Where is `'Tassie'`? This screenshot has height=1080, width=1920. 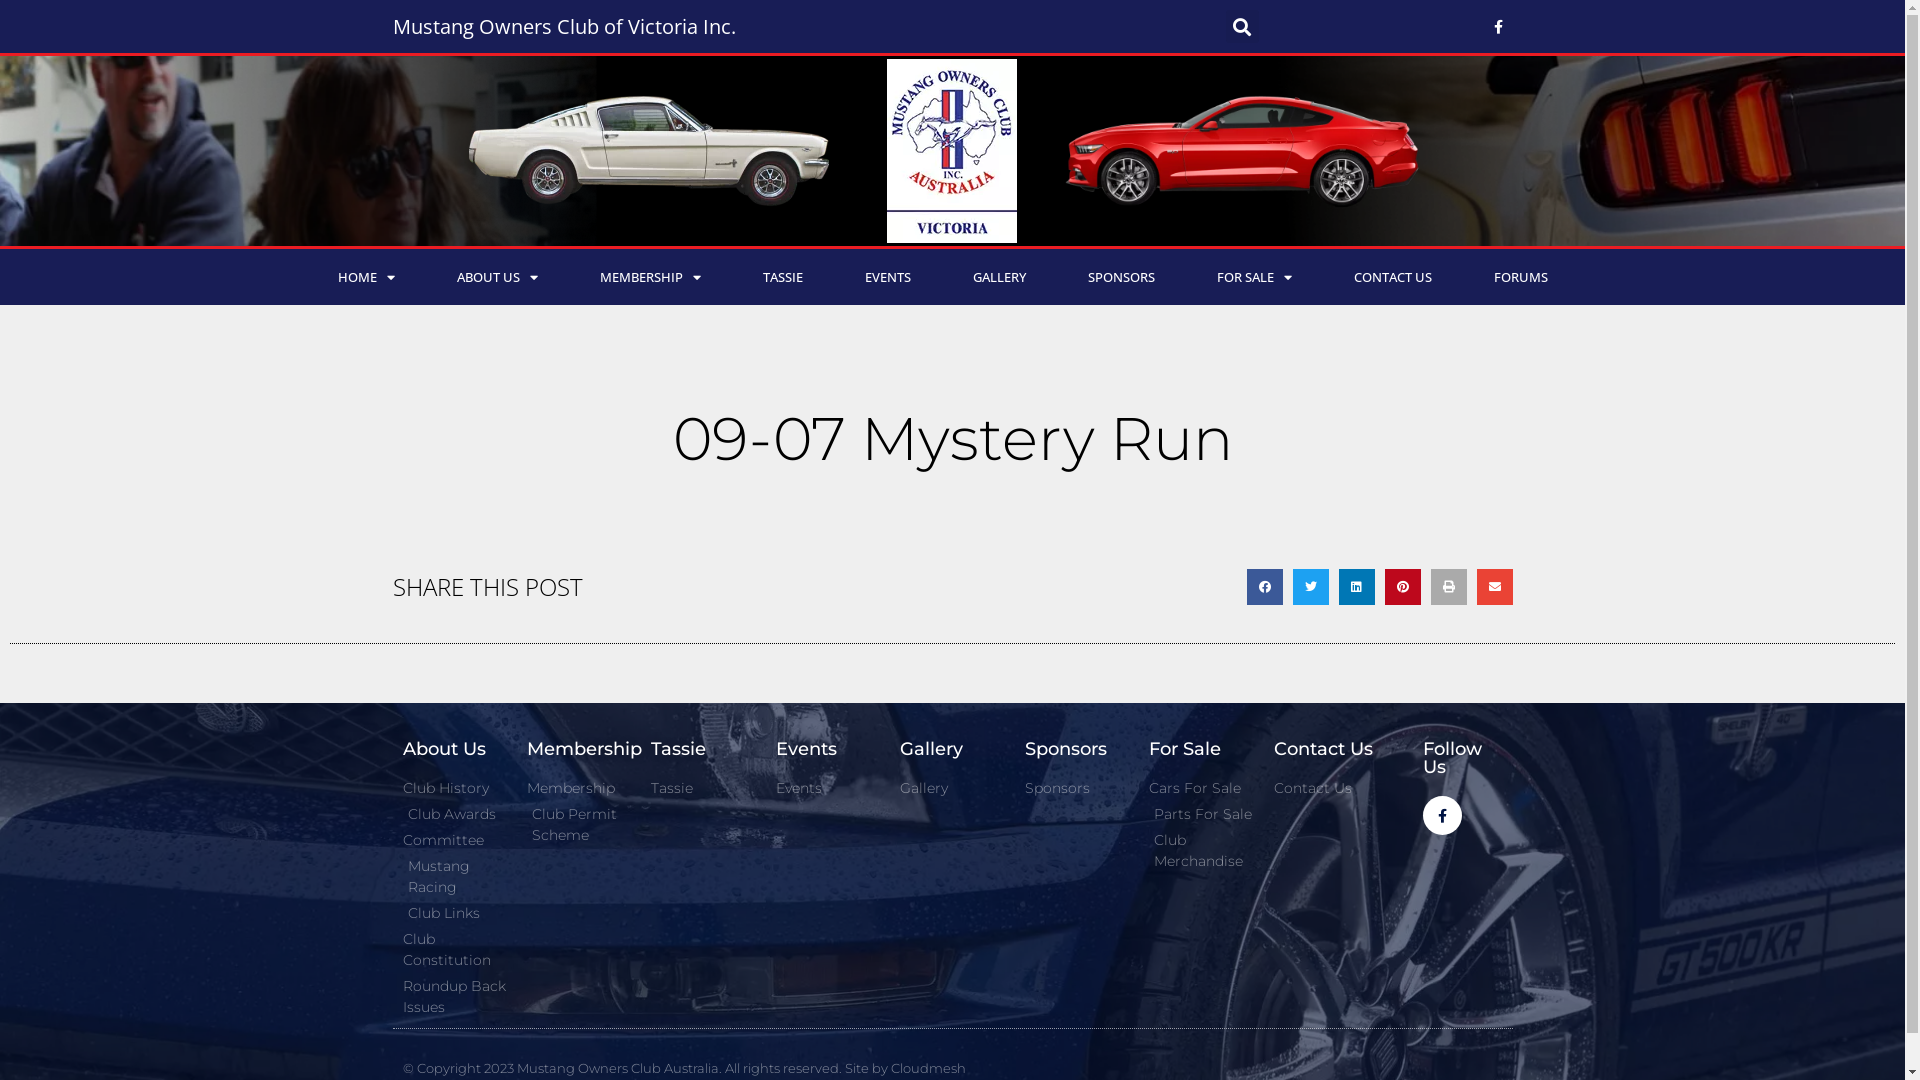 'Tassie' is located at coordinates (702, 787).